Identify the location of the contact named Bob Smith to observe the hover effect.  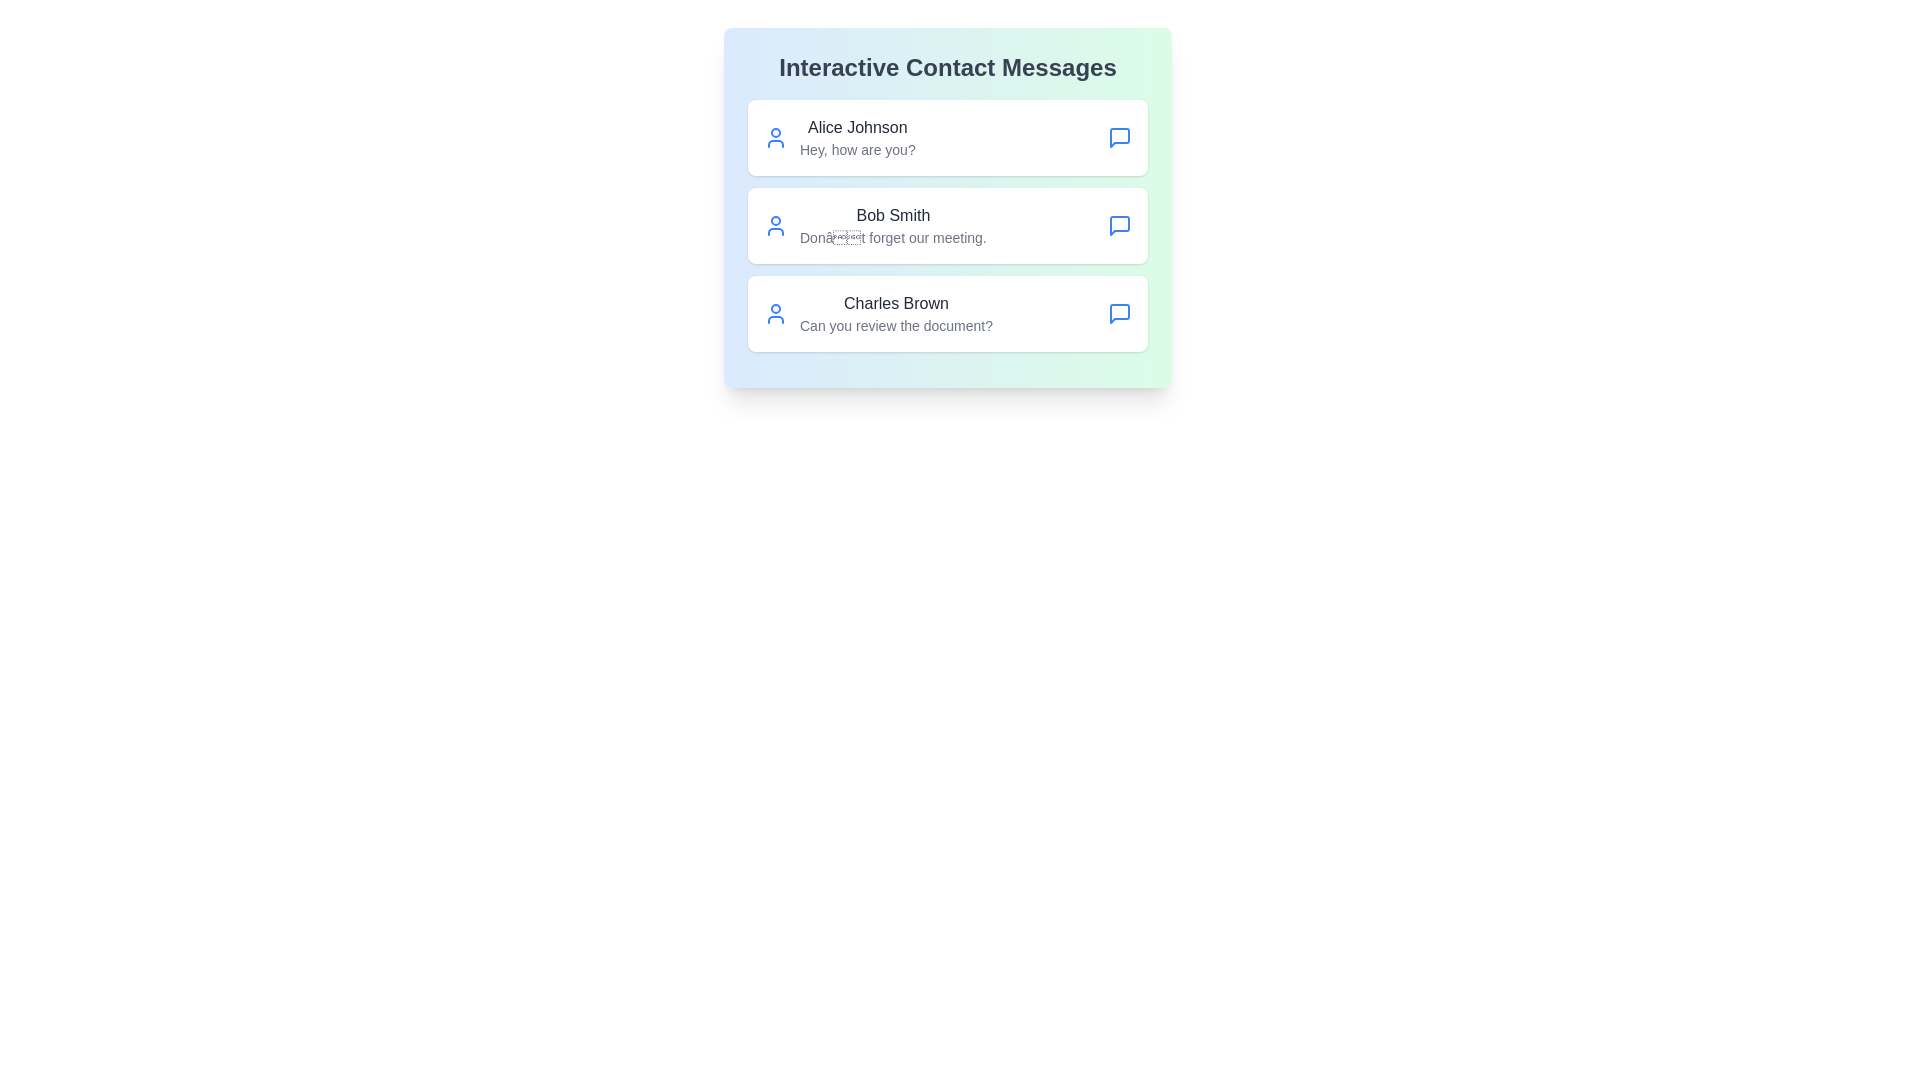
(947, 225).